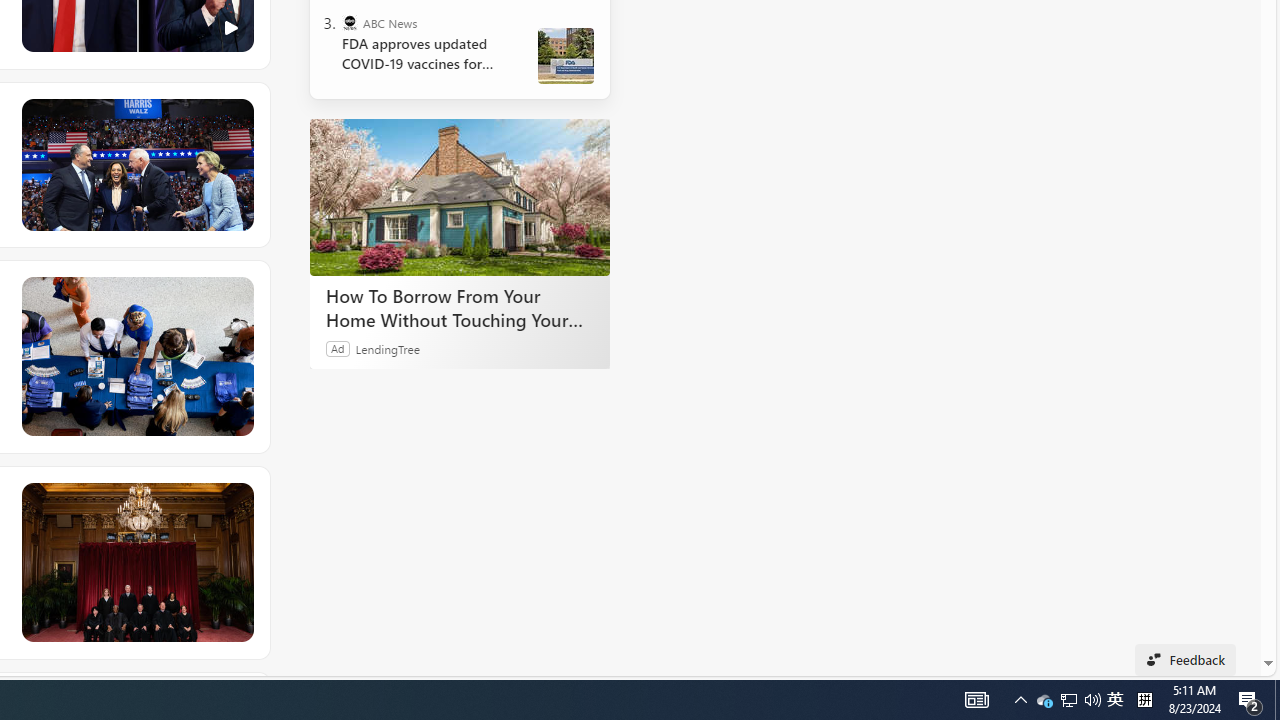 This screenshot has width=1280, height=720. I want to click on 'ABC News', so click(350, 23).